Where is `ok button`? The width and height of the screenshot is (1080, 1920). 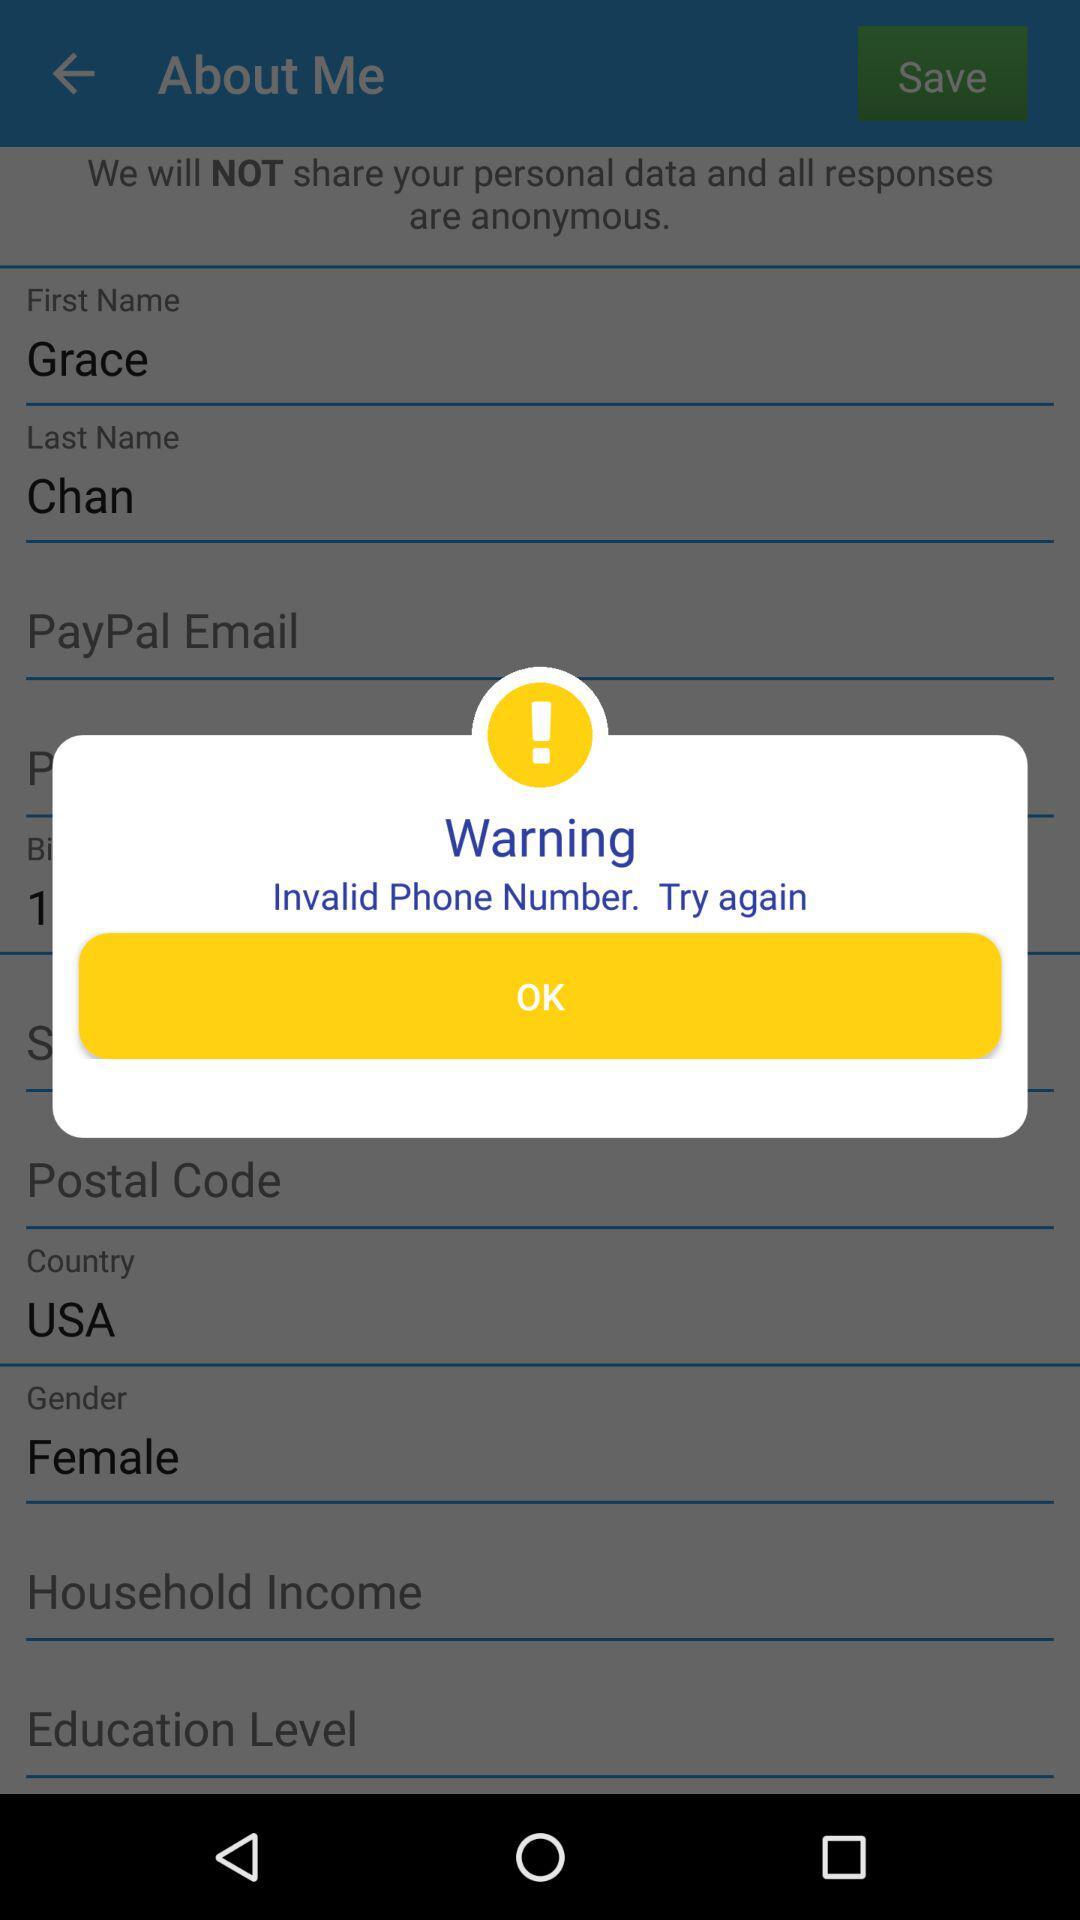
ok button is located at coordinates (540, 995).